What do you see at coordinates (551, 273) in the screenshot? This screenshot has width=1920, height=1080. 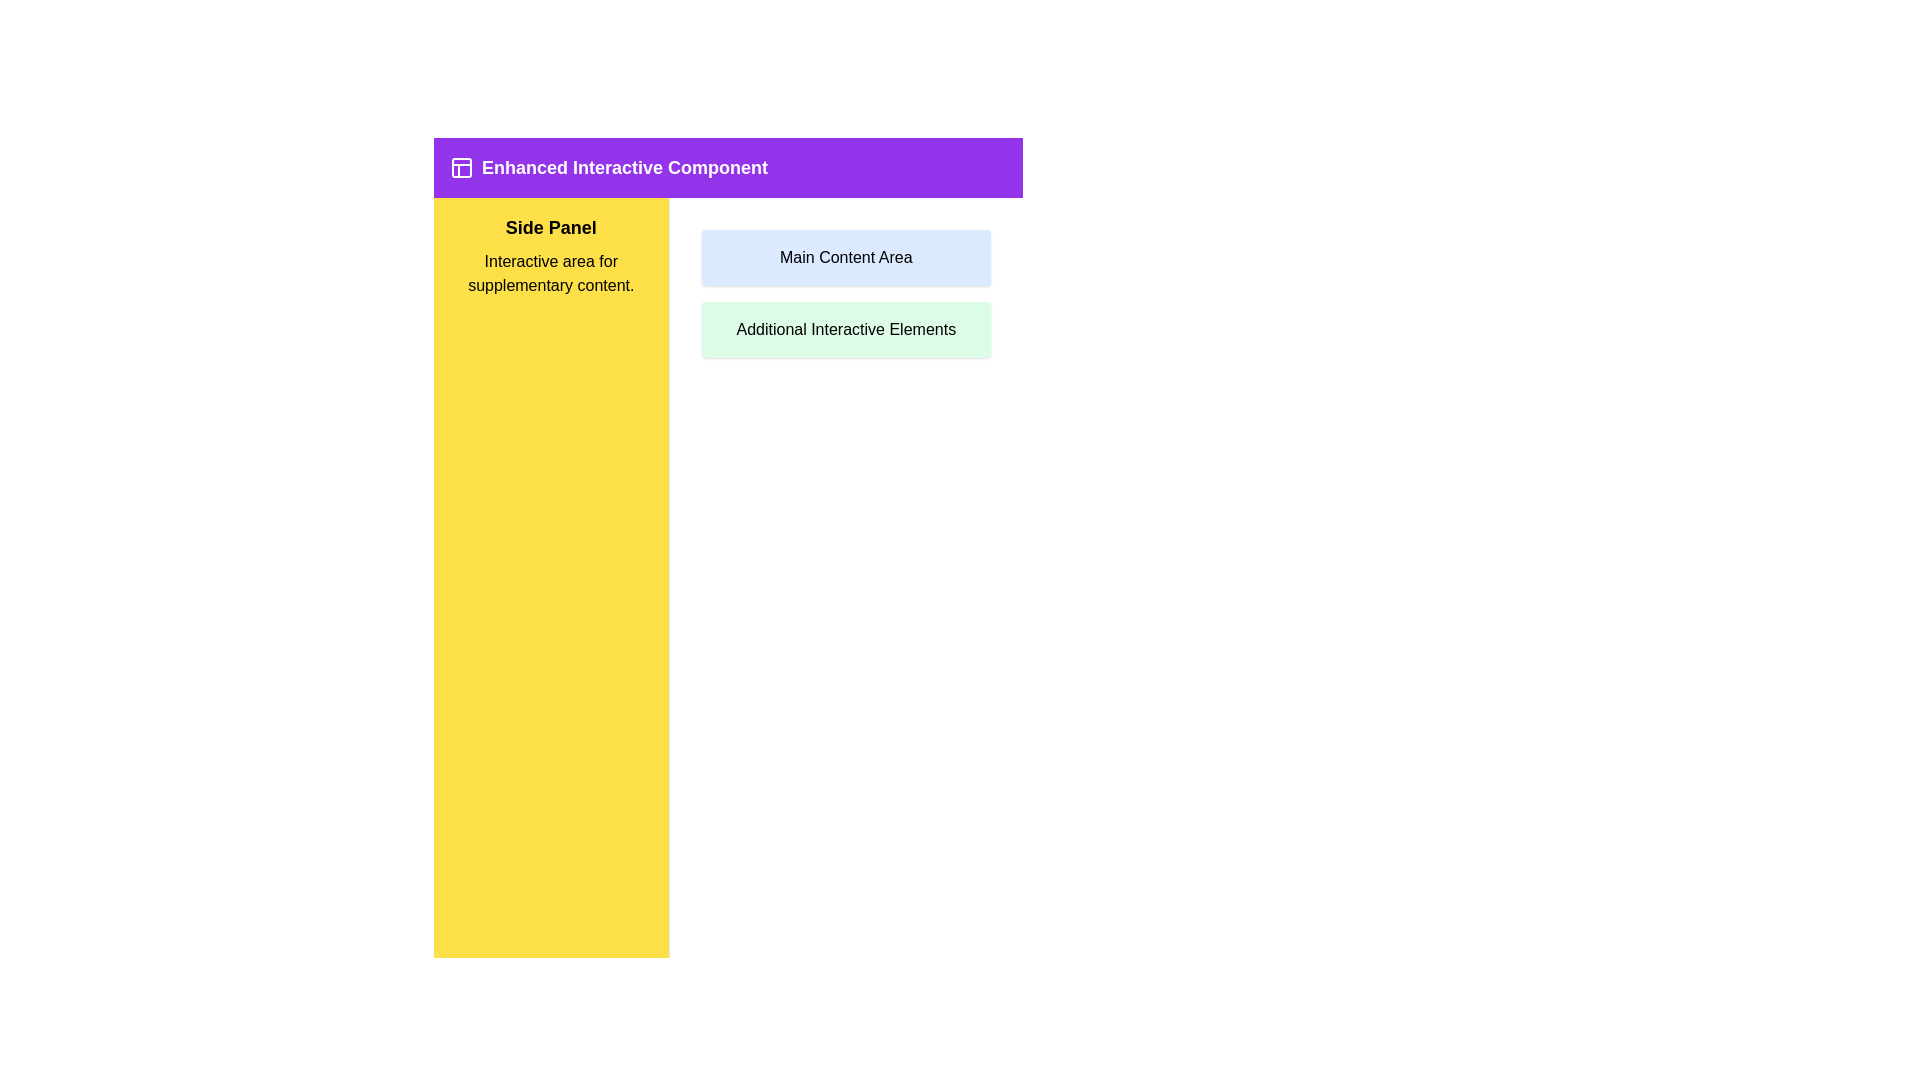 I see `the Text Label located in the 'Side Panel' below the title 'Side Panel', which provides context or guidance related to supplementary content` at bounding box center [551, 273].